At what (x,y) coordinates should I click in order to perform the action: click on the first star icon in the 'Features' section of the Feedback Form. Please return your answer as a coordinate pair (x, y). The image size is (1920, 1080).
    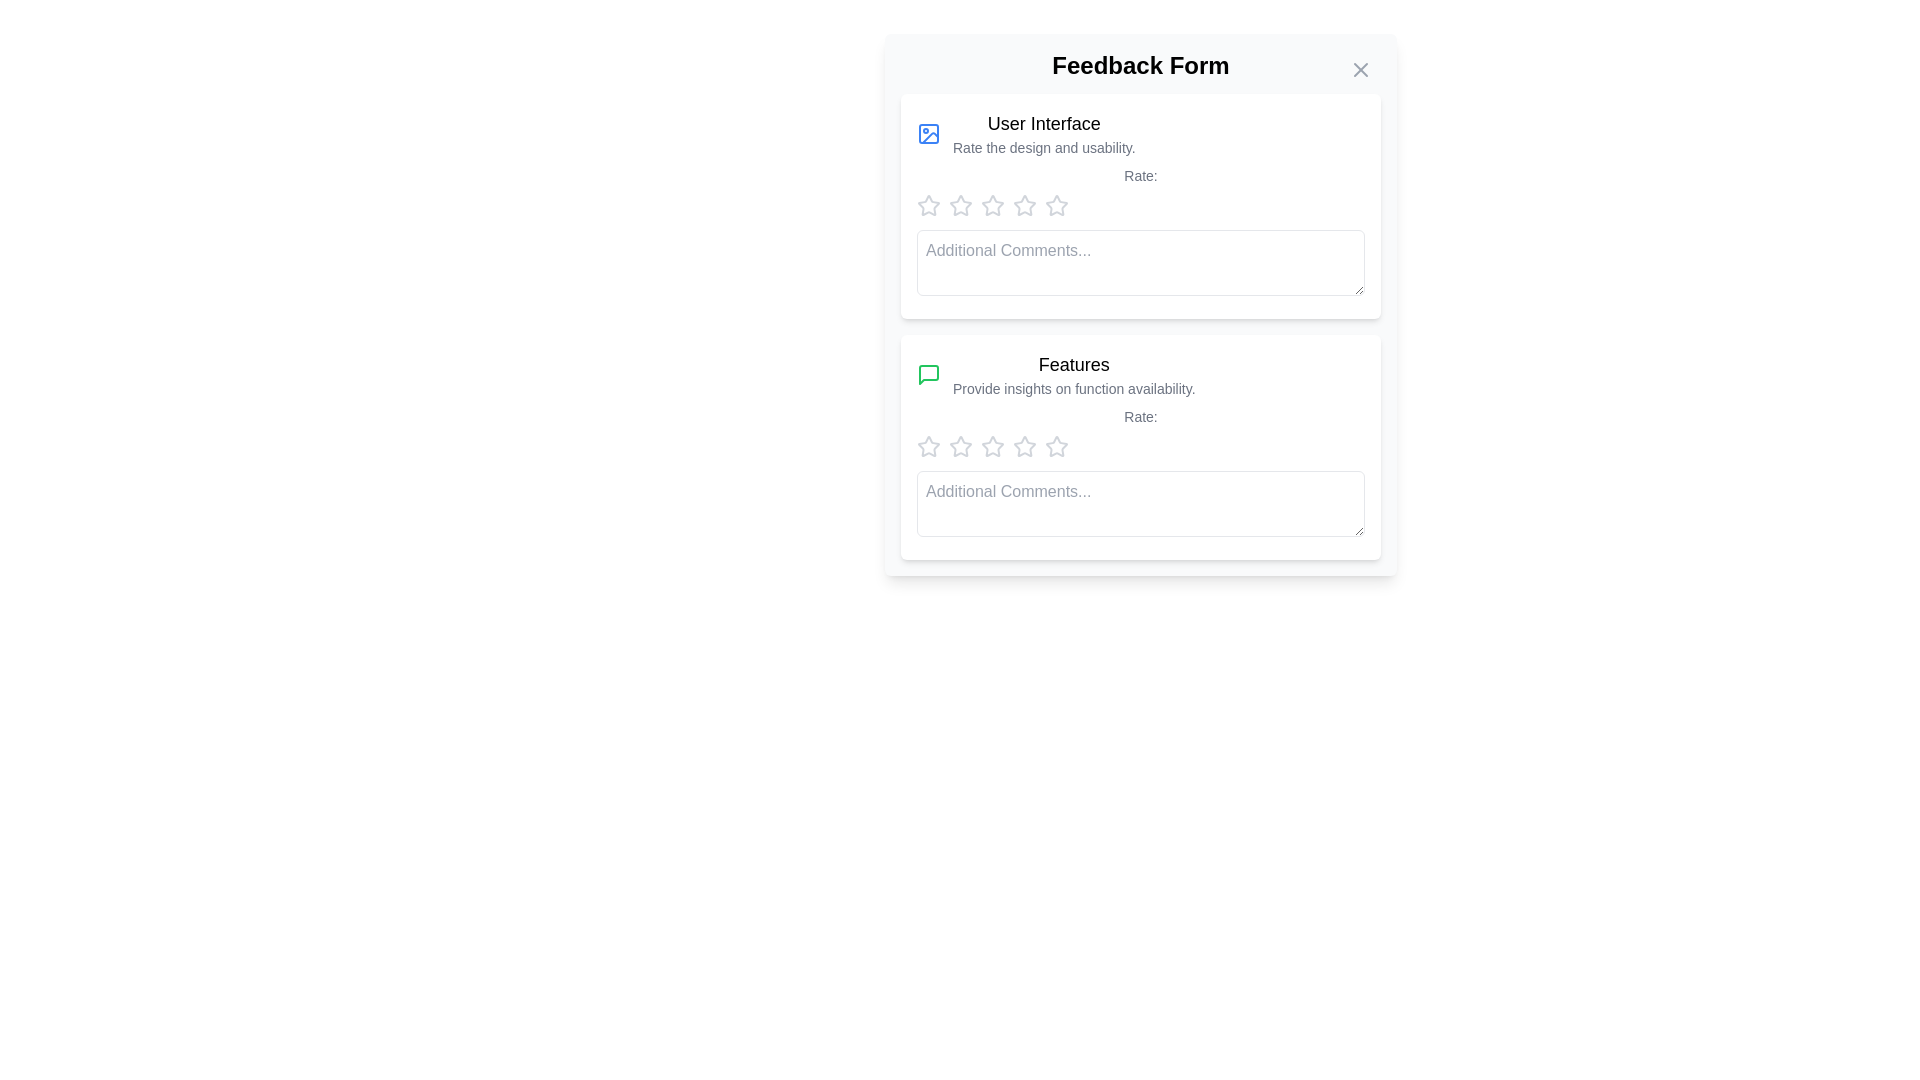
    Looking at the image, I should click on (928, 445).